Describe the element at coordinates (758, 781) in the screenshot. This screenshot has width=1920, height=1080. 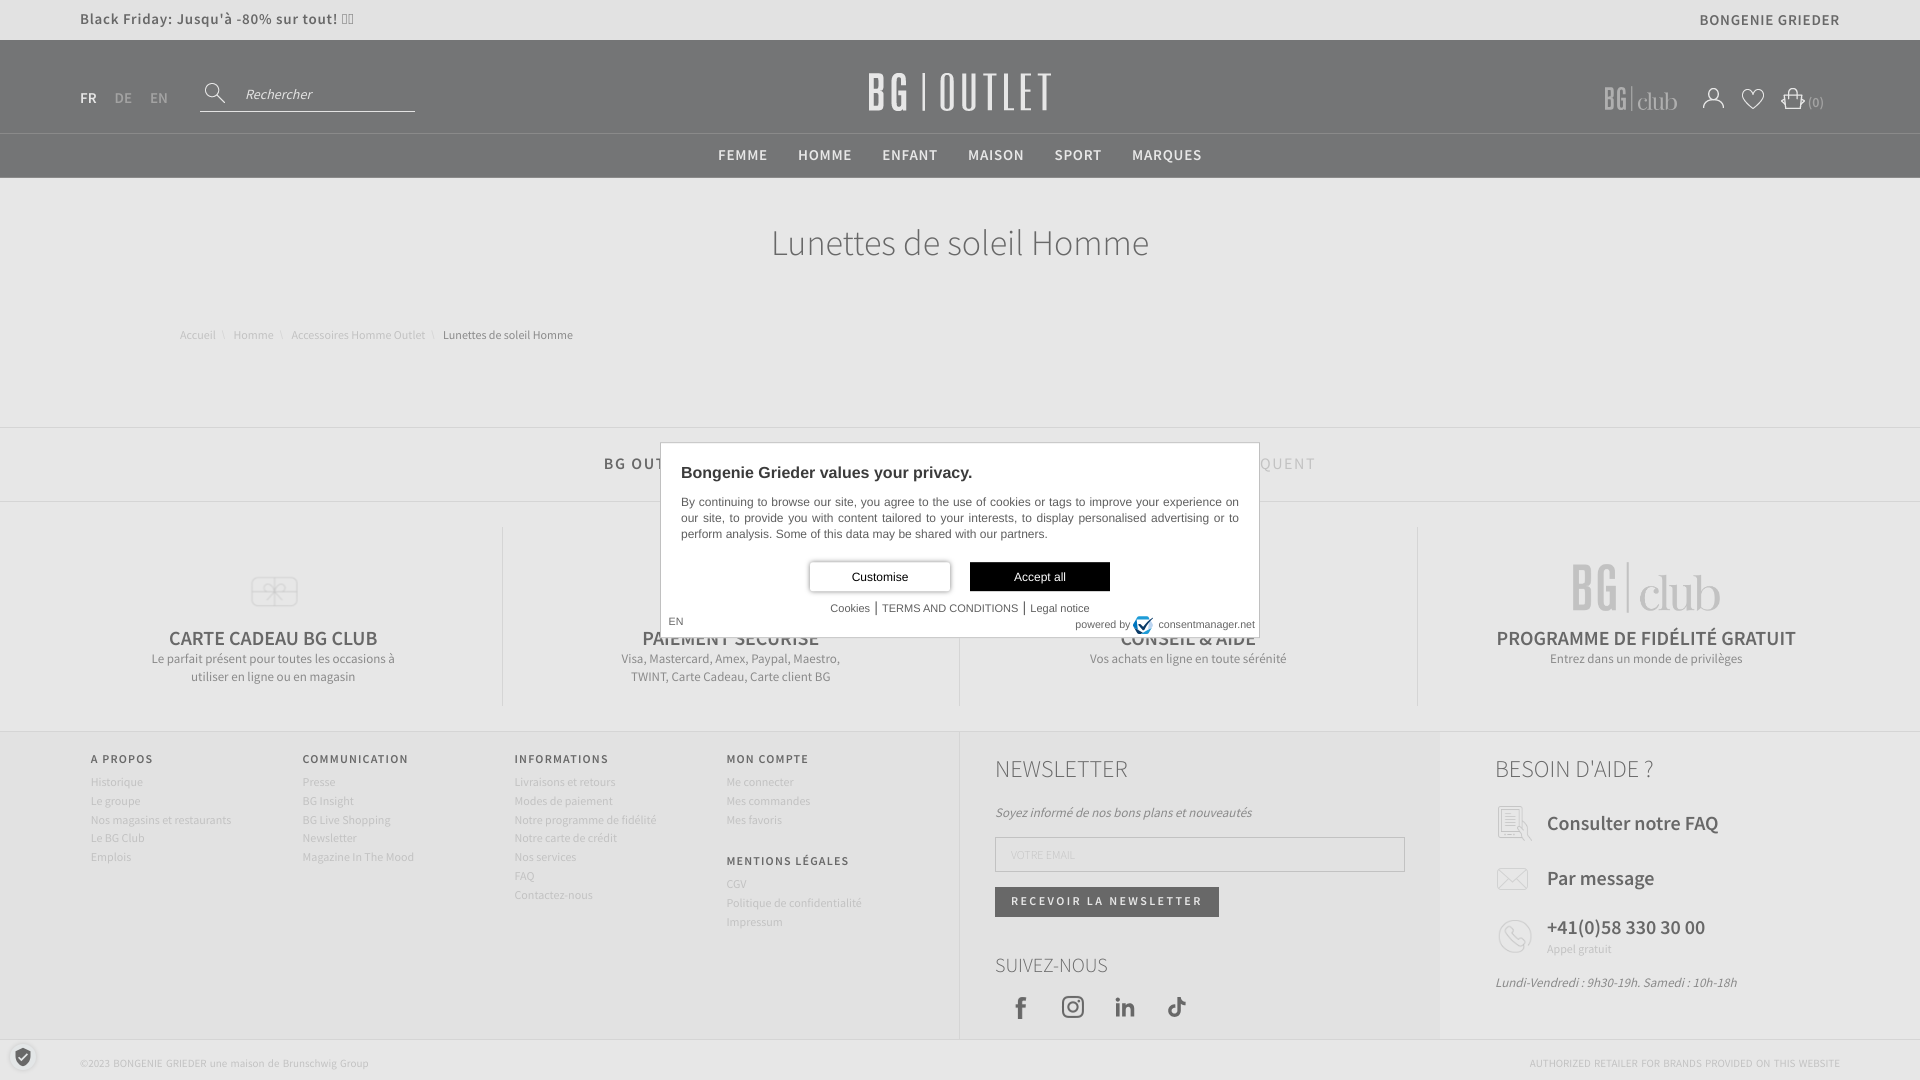
I see `'Me connecter'` at that location.